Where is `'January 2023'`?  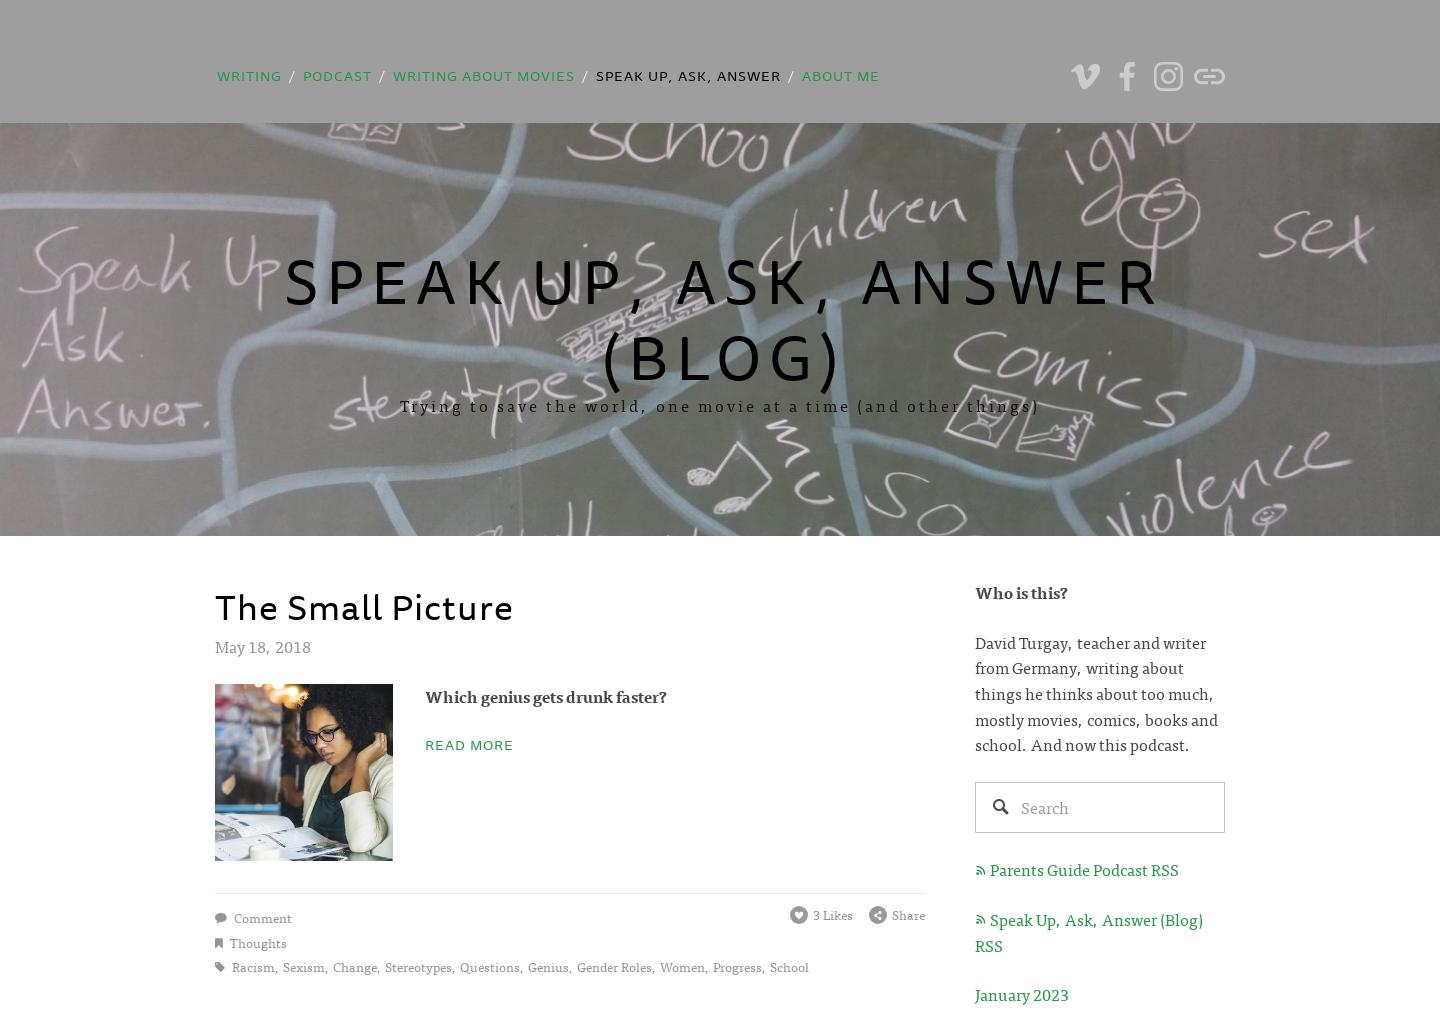 'January 2023' is located at coordinates (974, 992).